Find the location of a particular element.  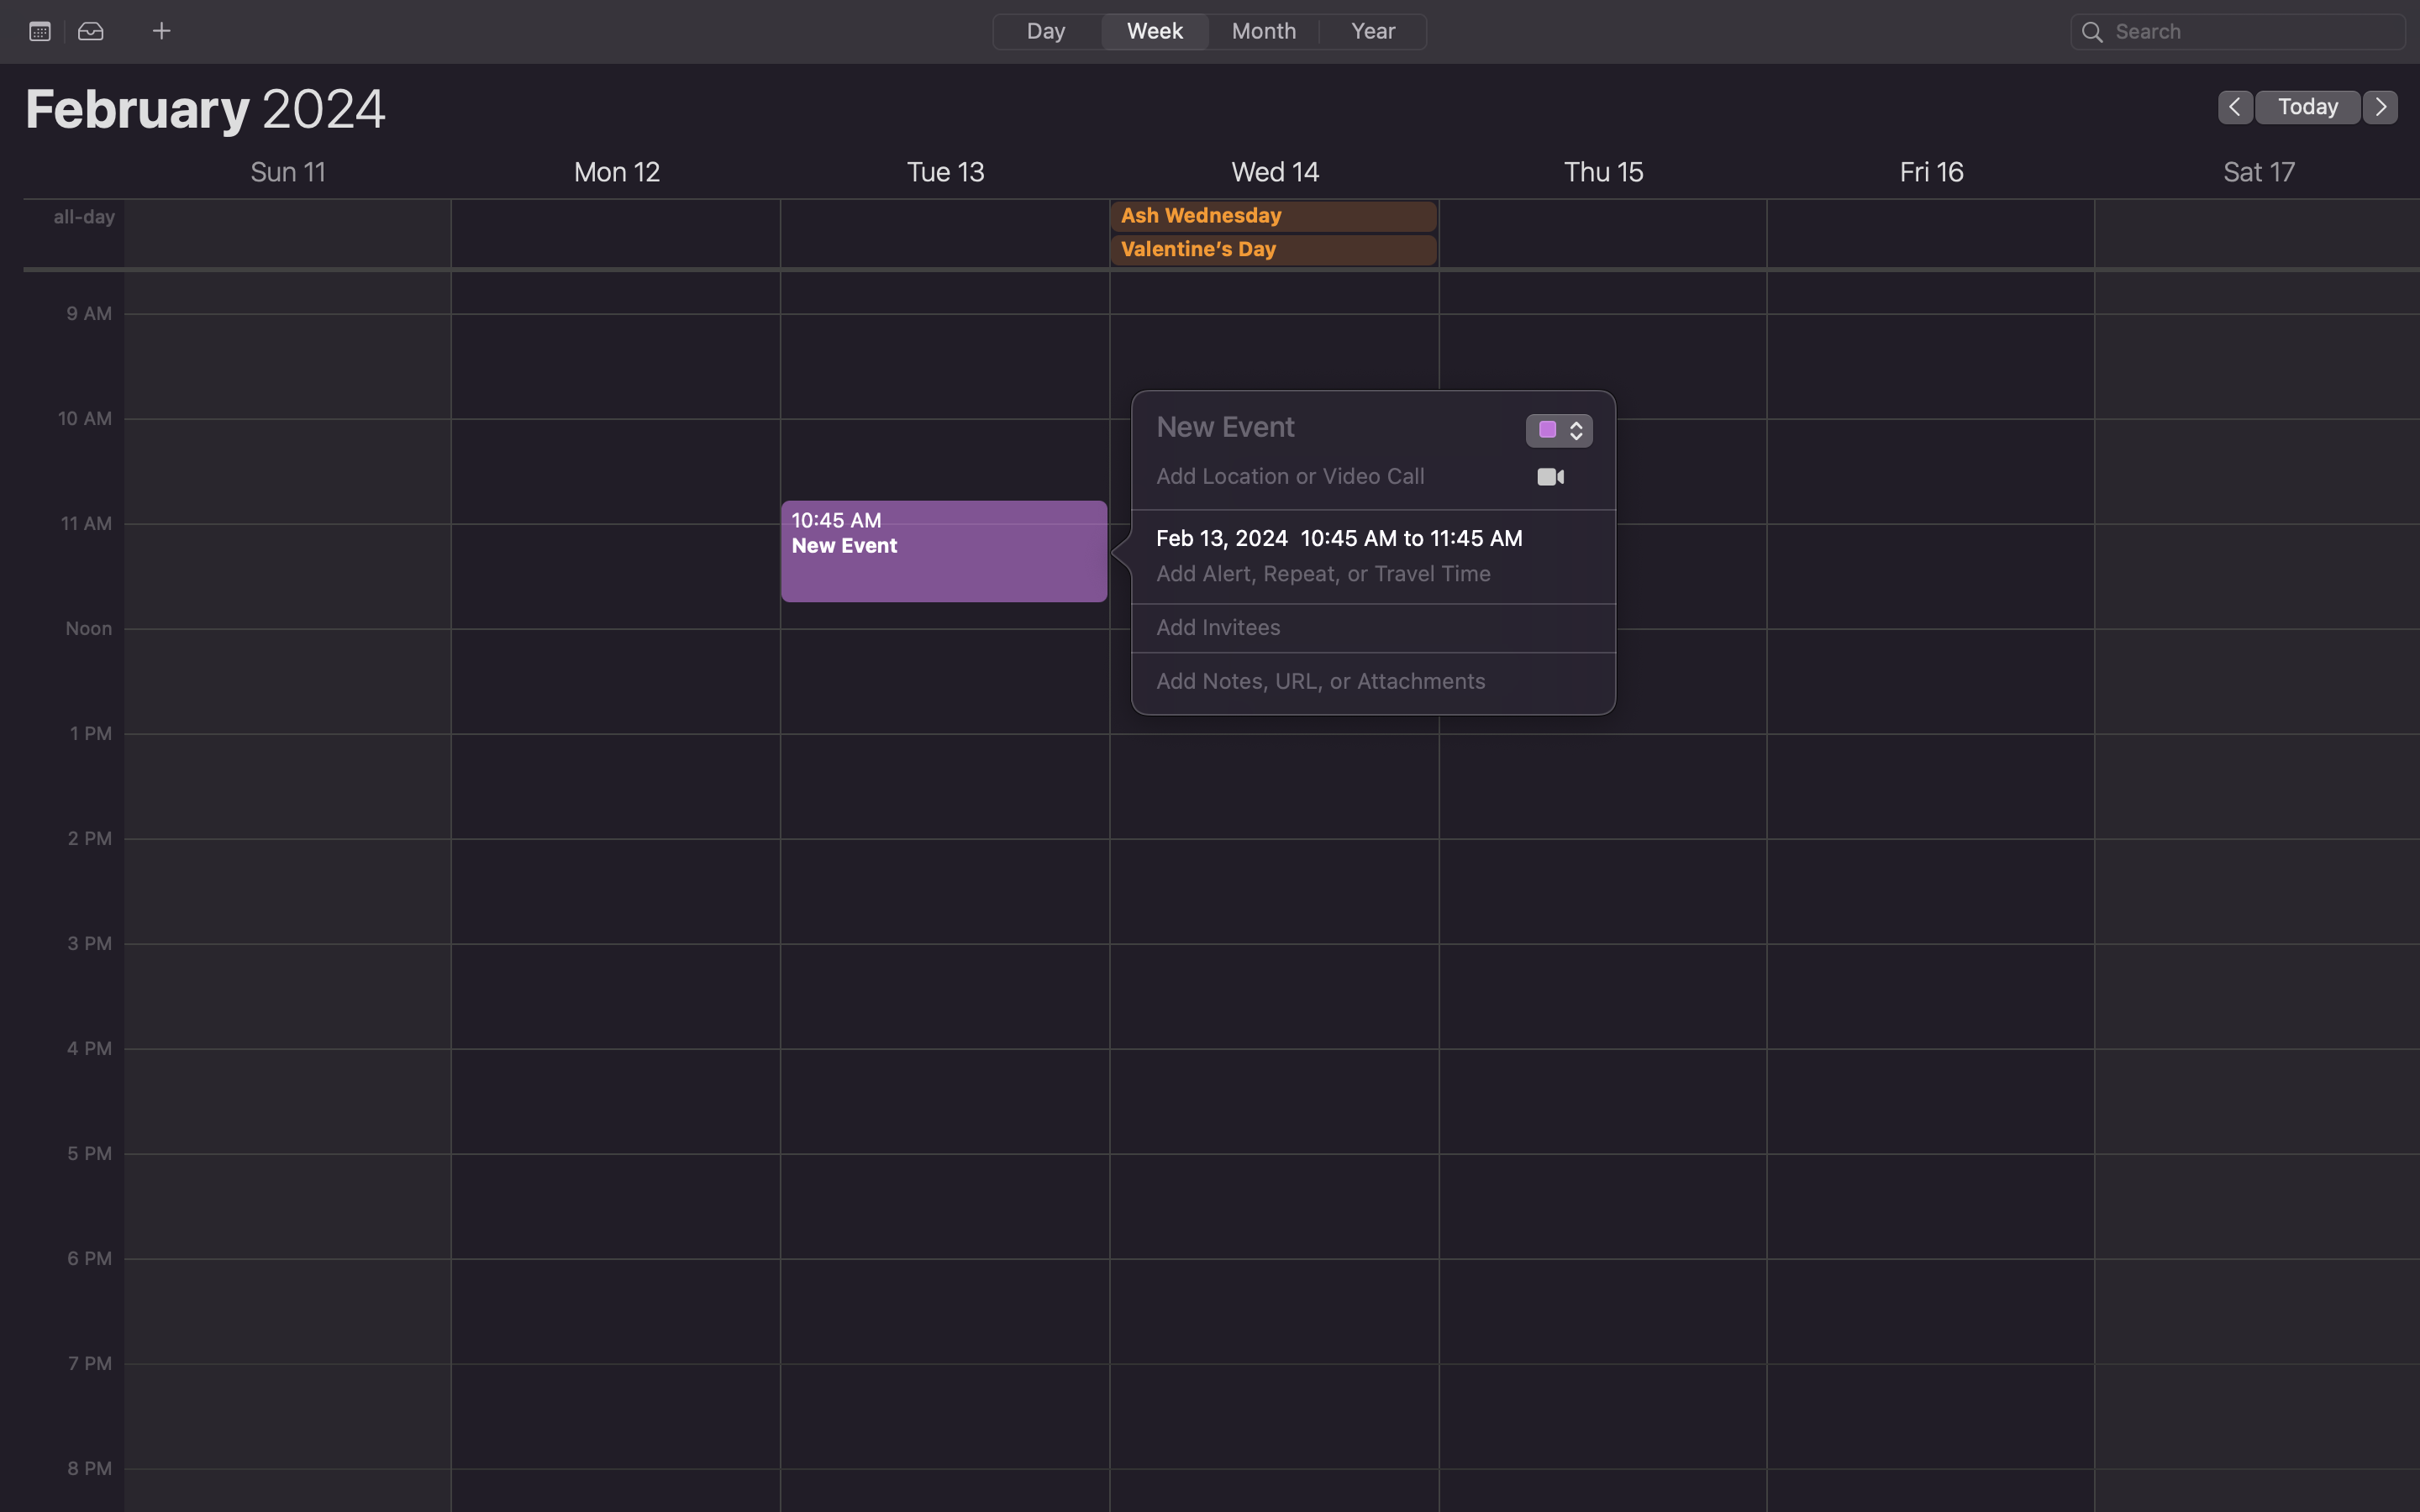

In the "add invitees" section, type in "jane@gmail.com" and confirm is located at coordinates (1351, 628).